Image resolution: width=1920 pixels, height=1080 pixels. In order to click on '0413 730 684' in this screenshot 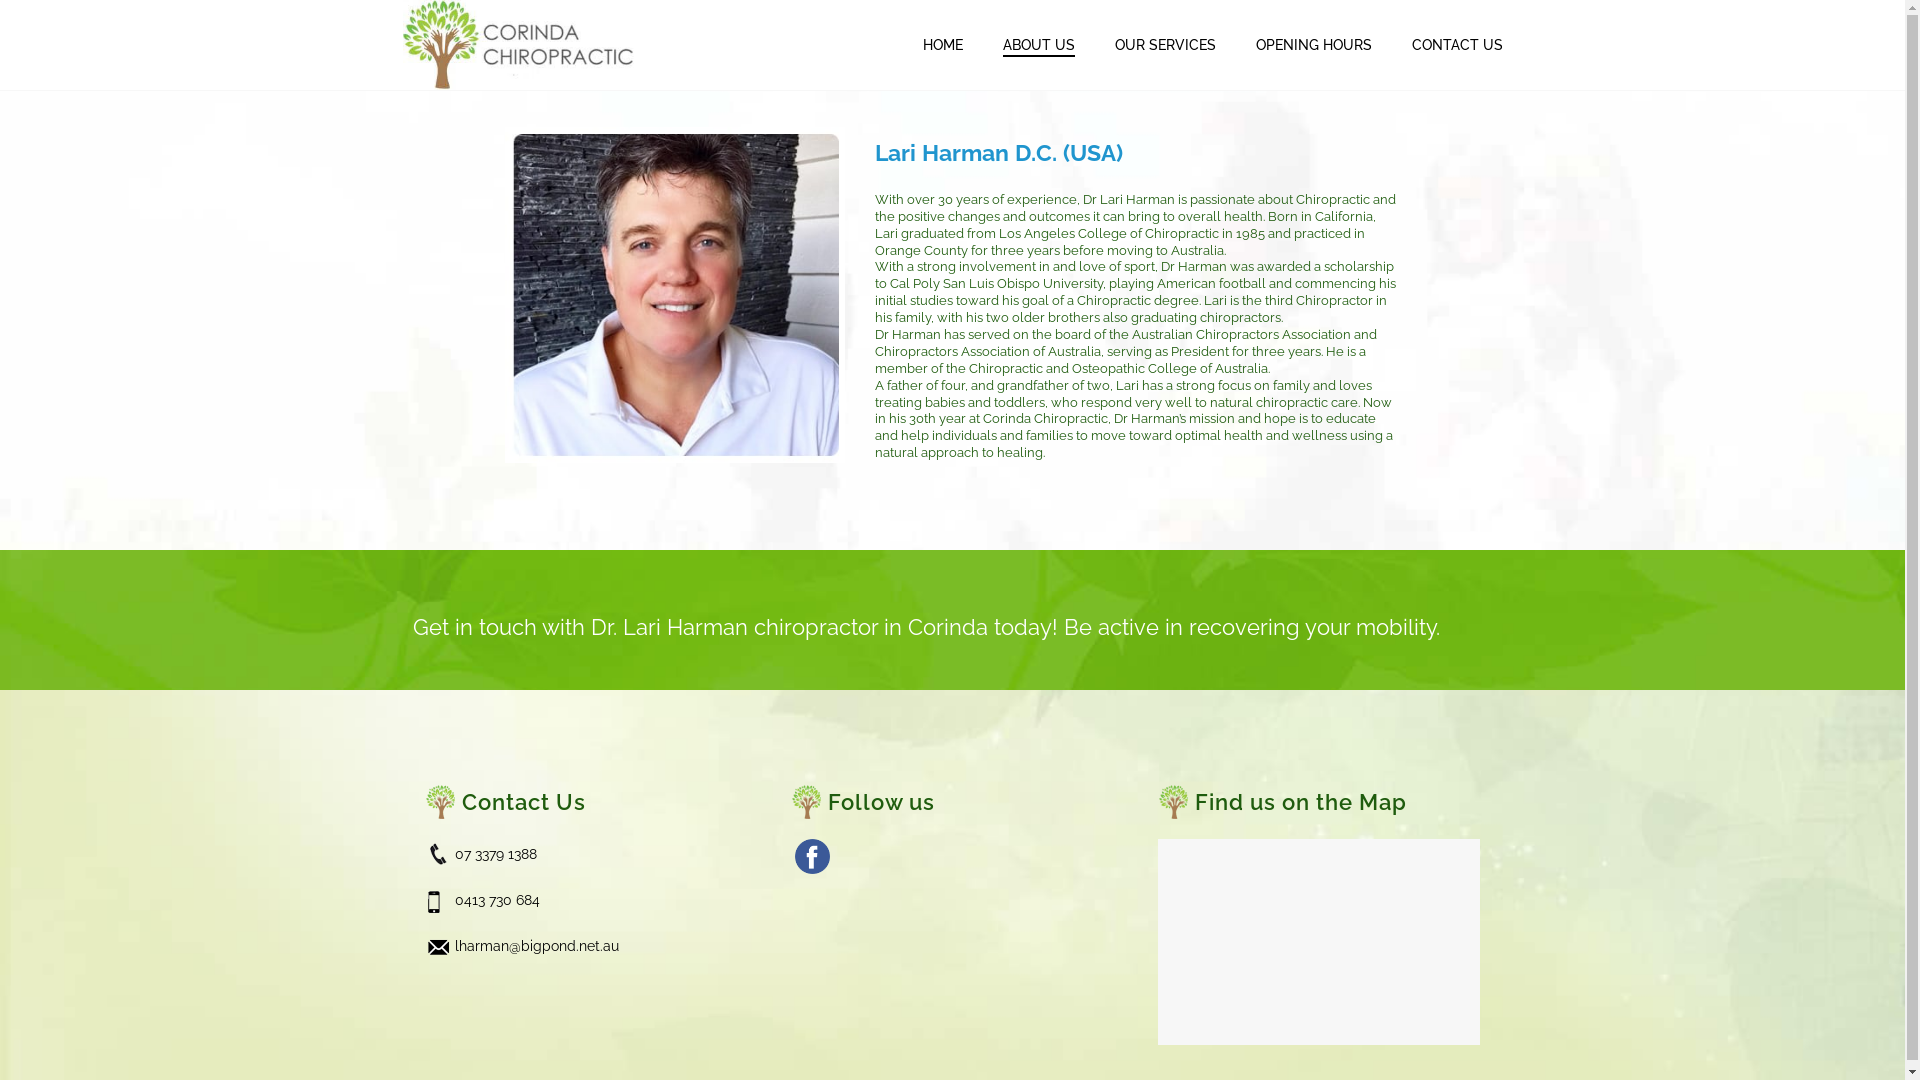, I will do `click(496, 898)`.